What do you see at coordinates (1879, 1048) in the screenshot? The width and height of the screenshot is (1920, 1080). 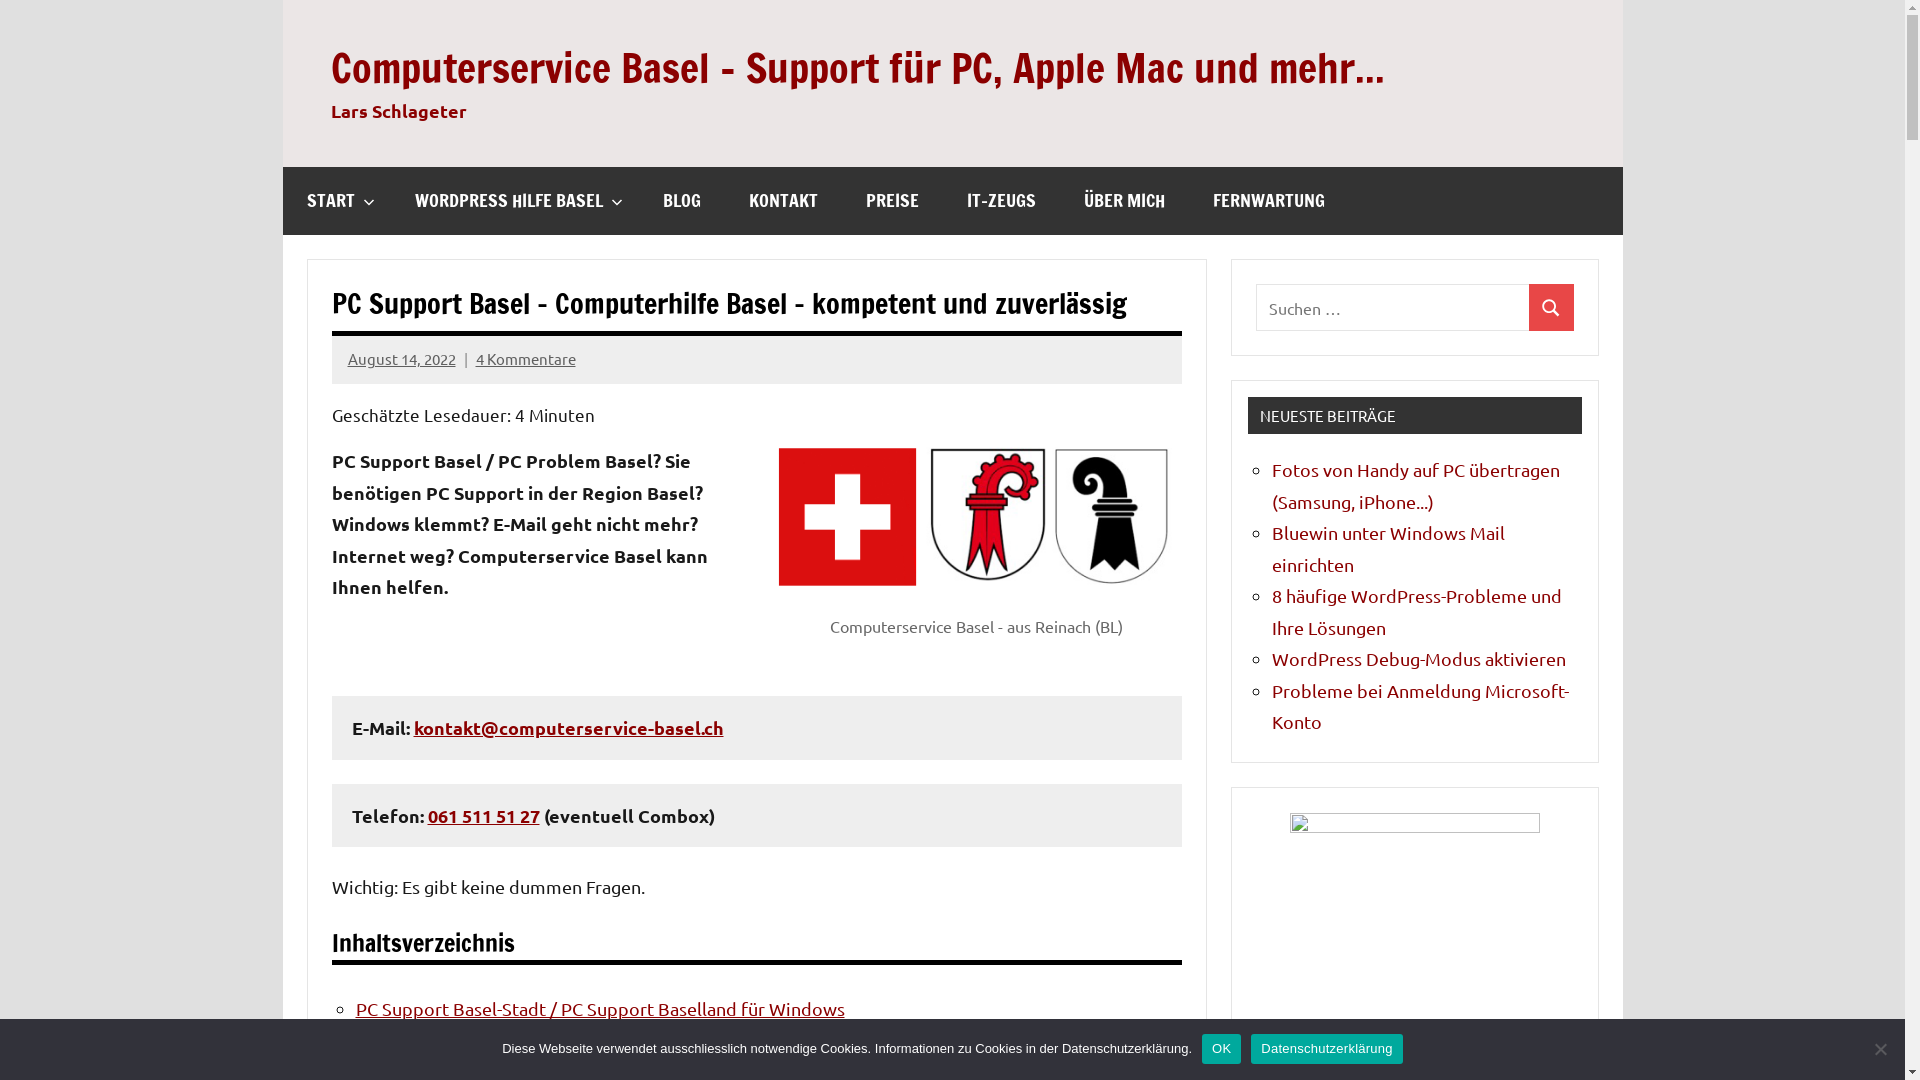 I see `'Nein'` at bounding box center [1879, 1048].